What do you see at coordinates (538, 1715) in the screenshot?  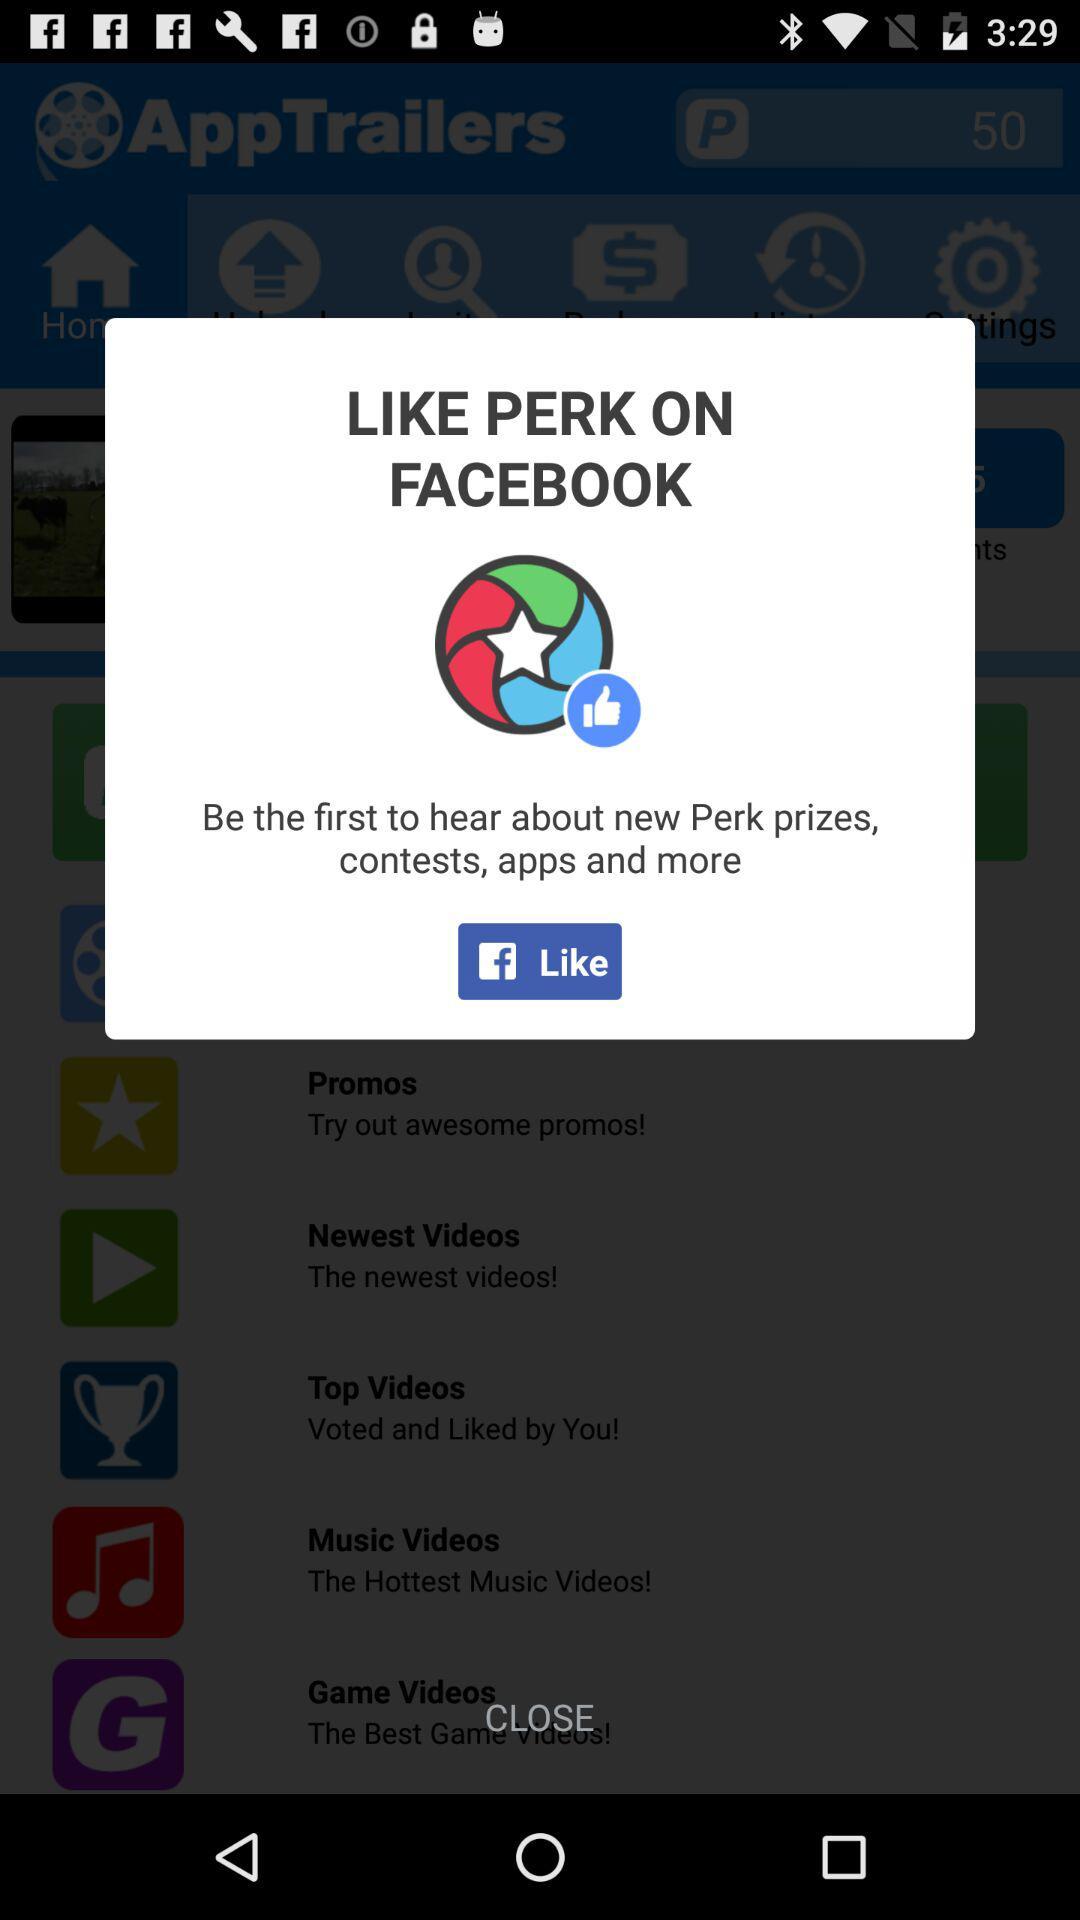 I see `the close app` at bounding box center [538, 1715].